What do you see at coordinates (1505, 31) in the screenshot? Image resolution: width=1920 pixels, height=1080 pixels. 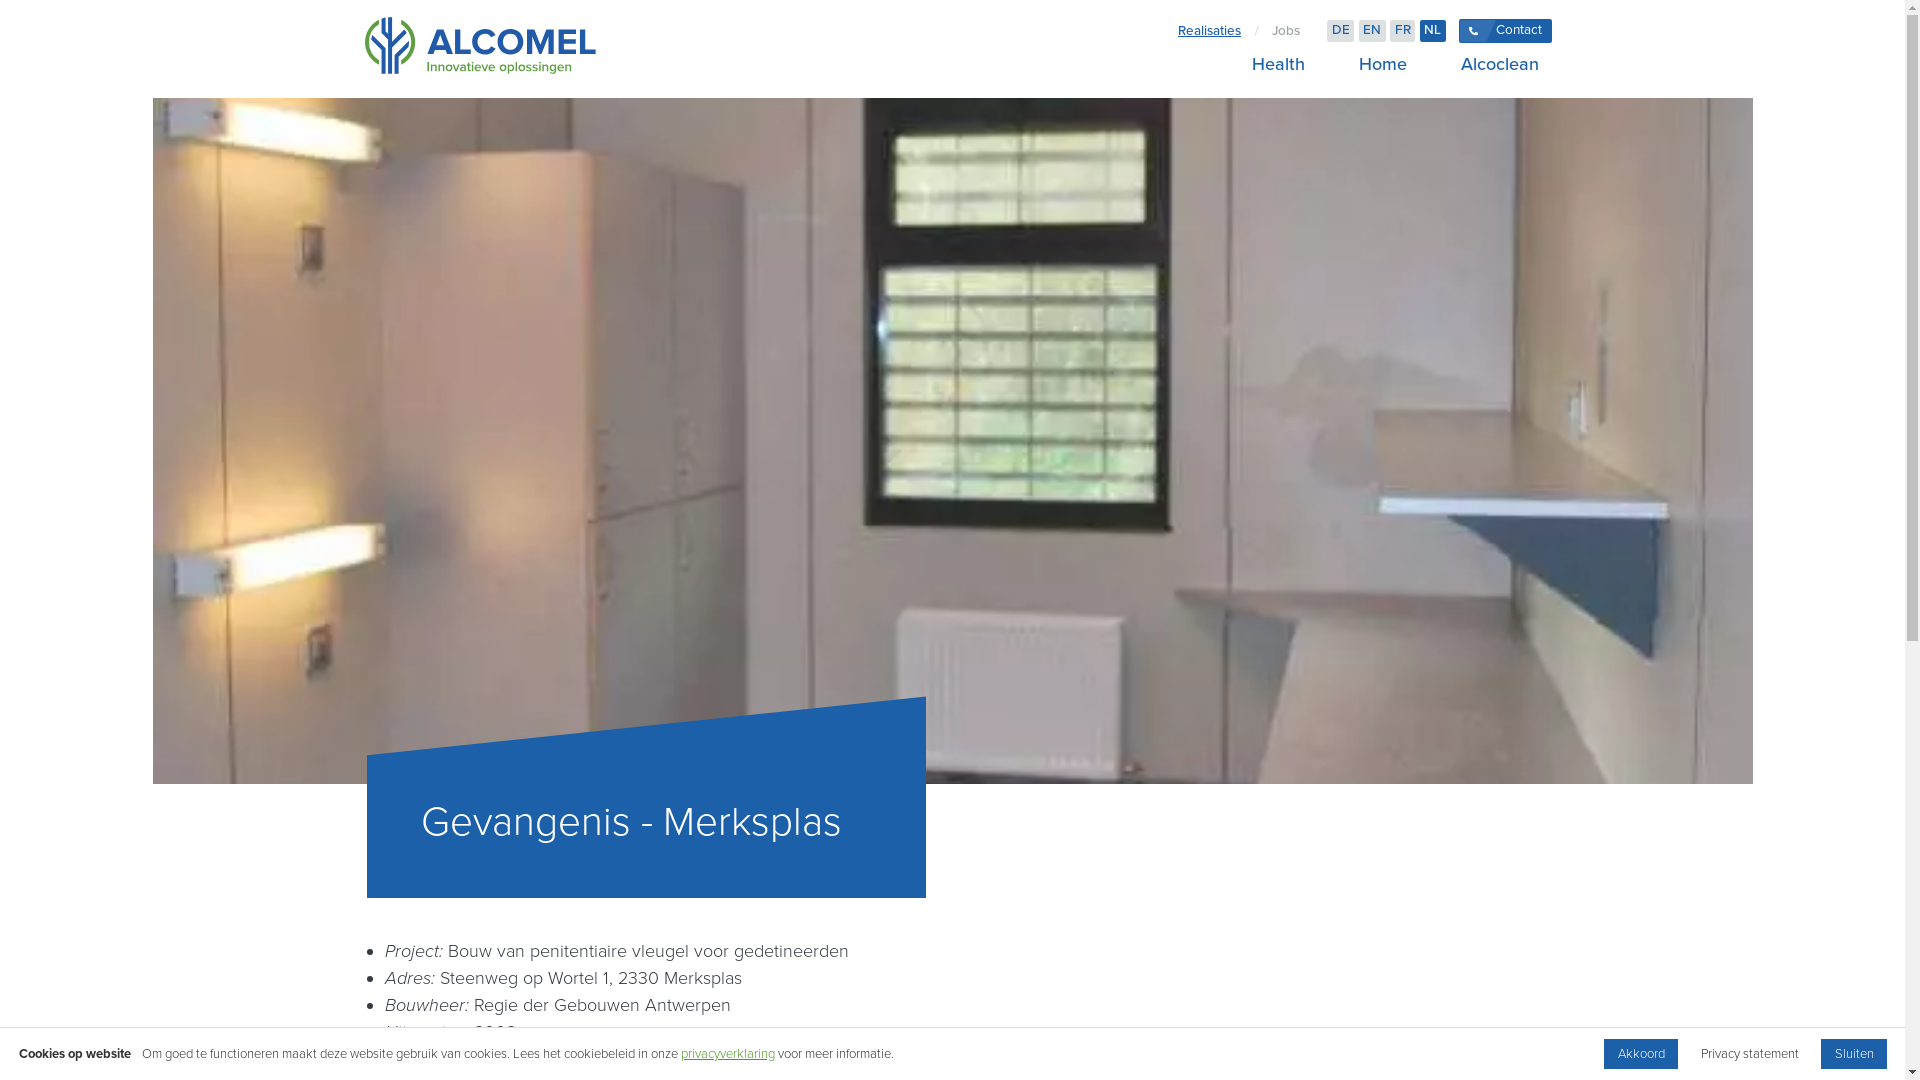 I see `'Contact'` at bounding box center [1505, 31].